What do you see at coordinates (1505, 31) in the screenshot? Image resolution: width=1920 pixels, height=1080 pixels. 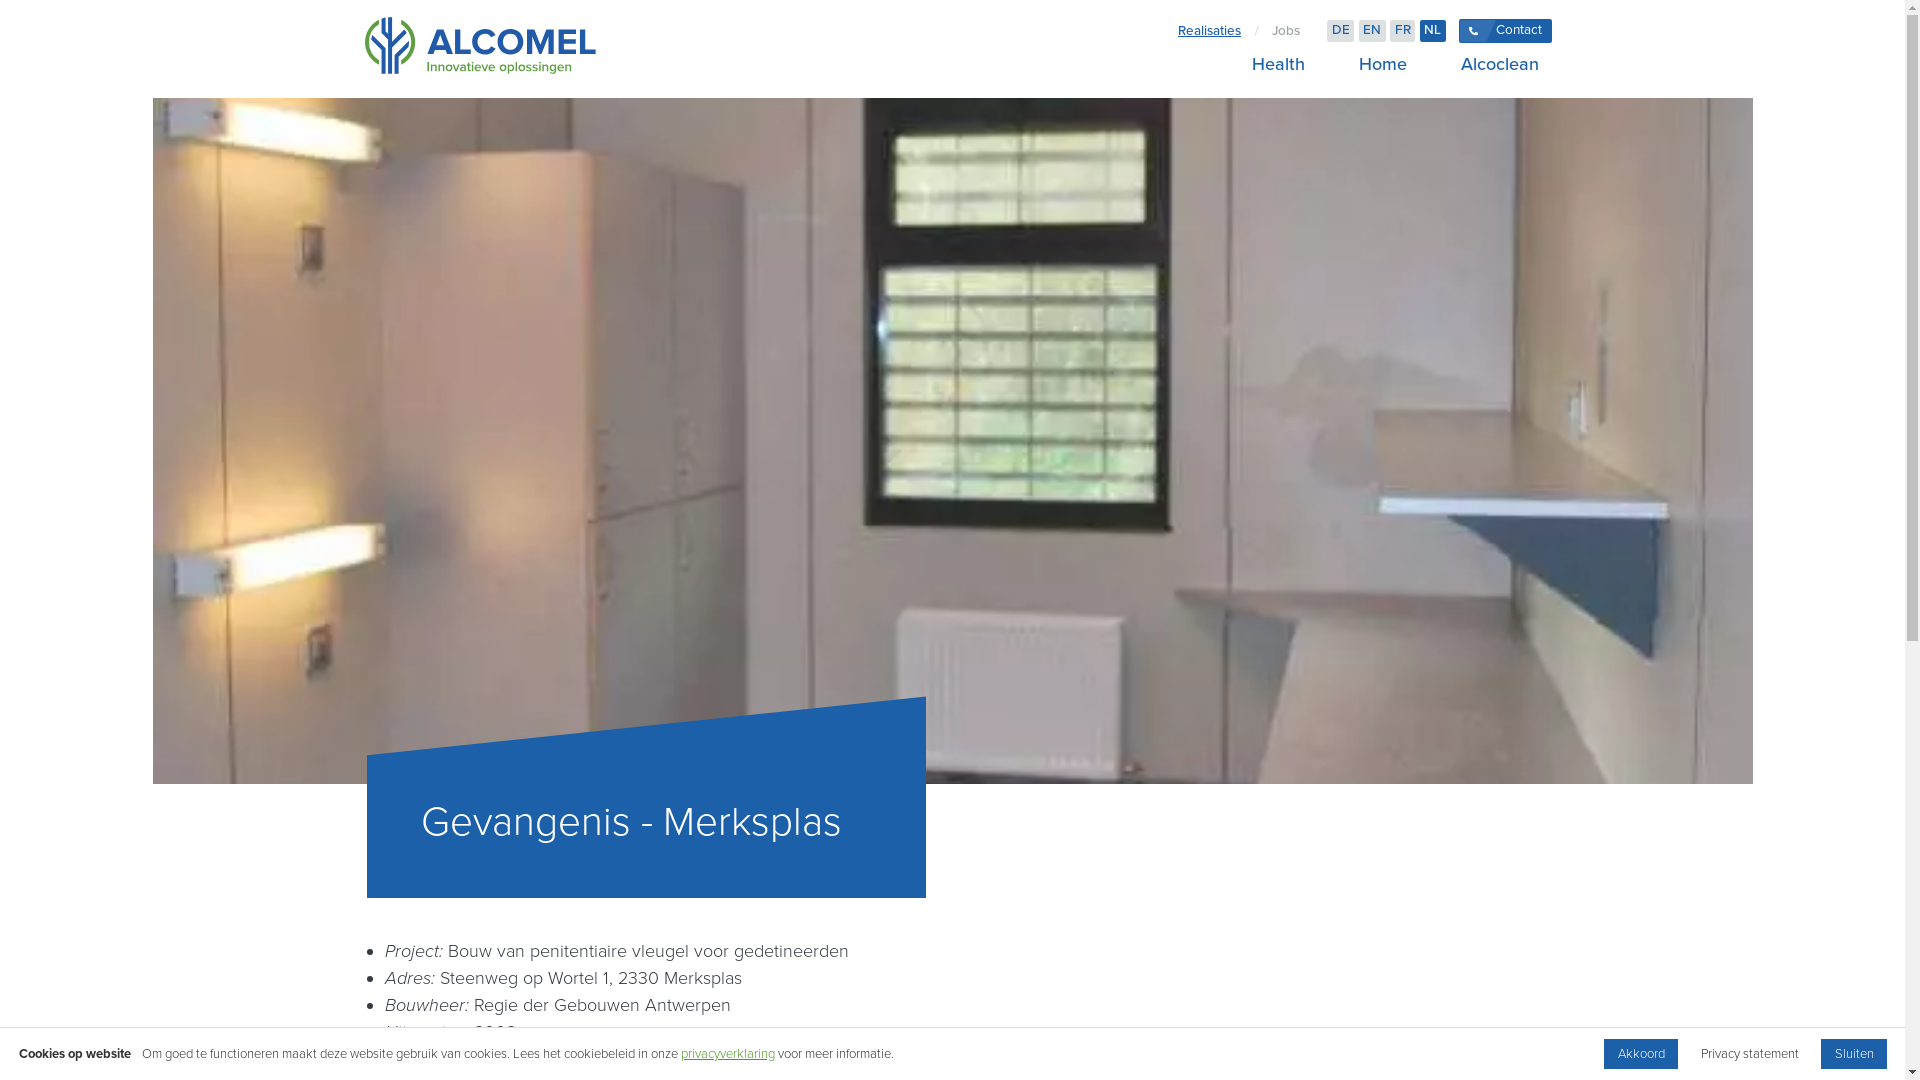 I see `'Contact'` at bounding box center [1505, 31].